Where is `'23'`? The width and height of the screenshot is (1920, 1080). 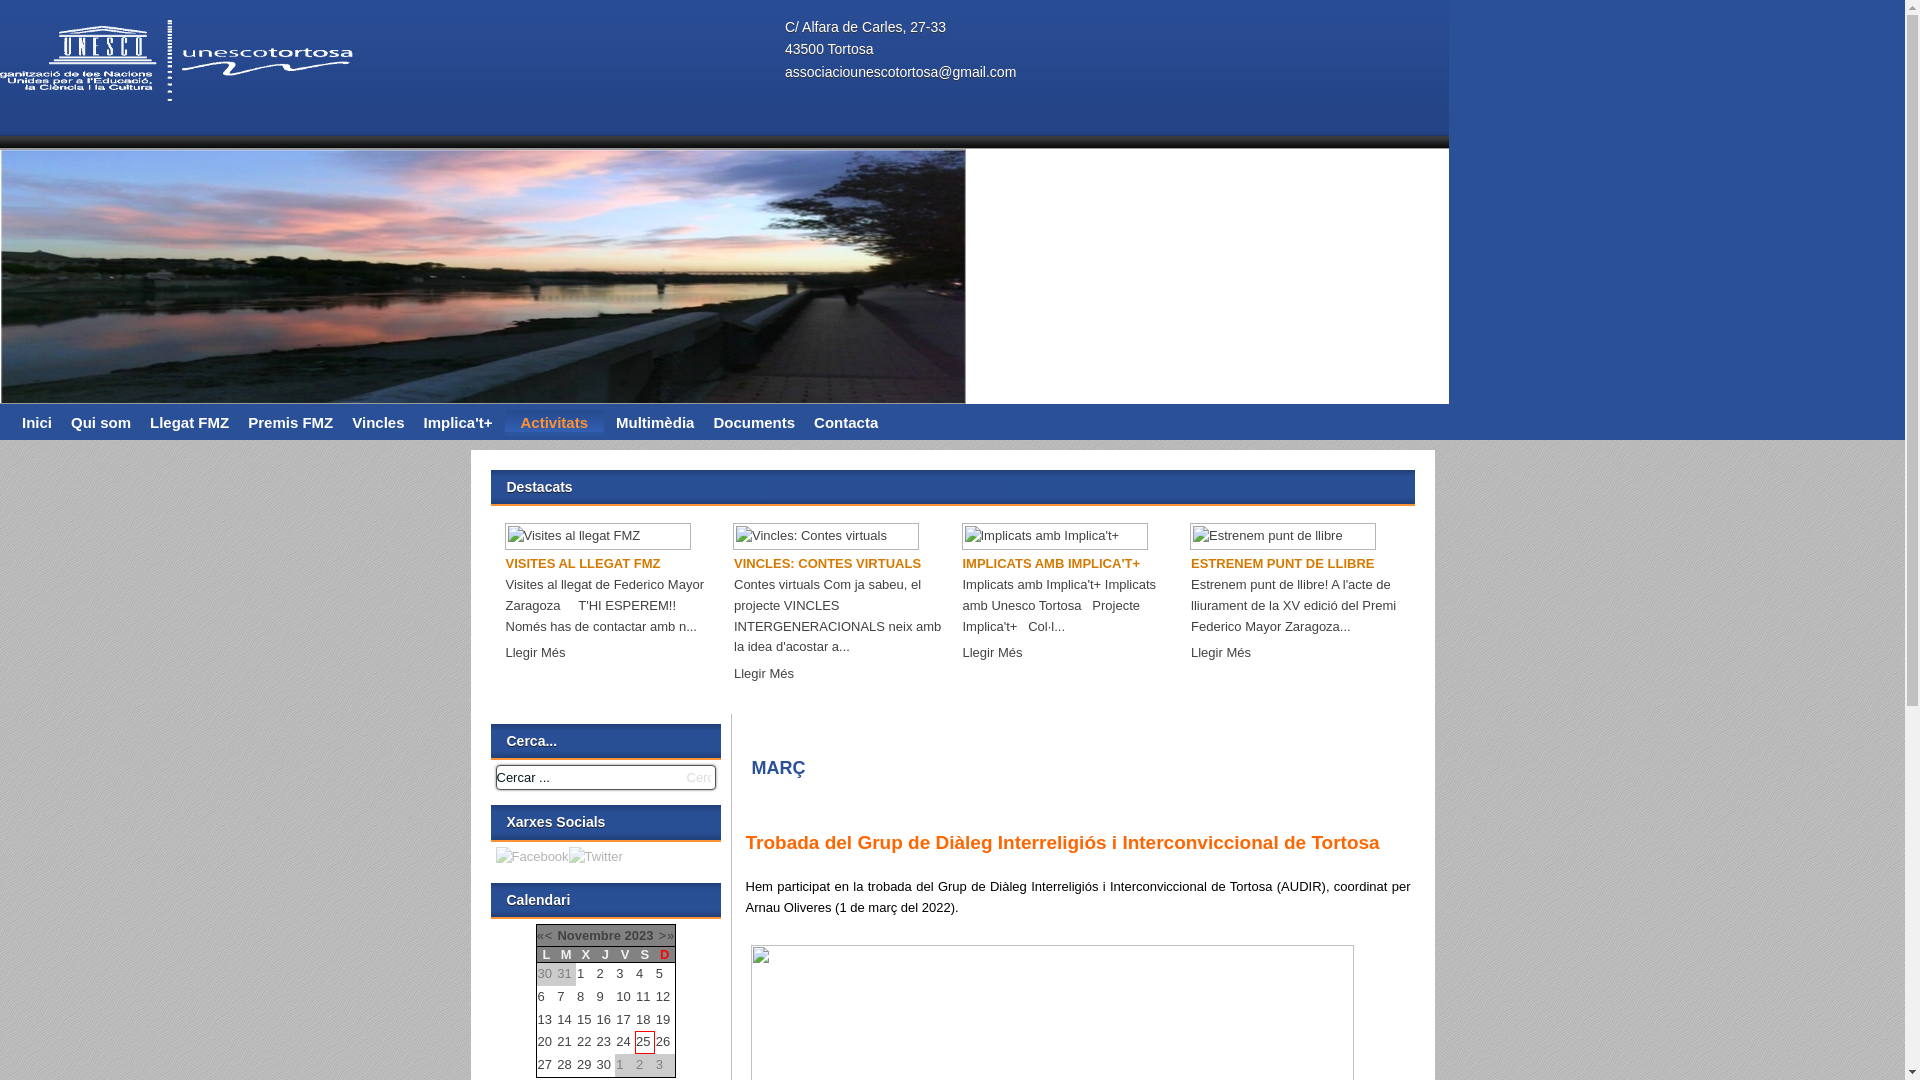 '23' is located at coordinates (595, 1040).